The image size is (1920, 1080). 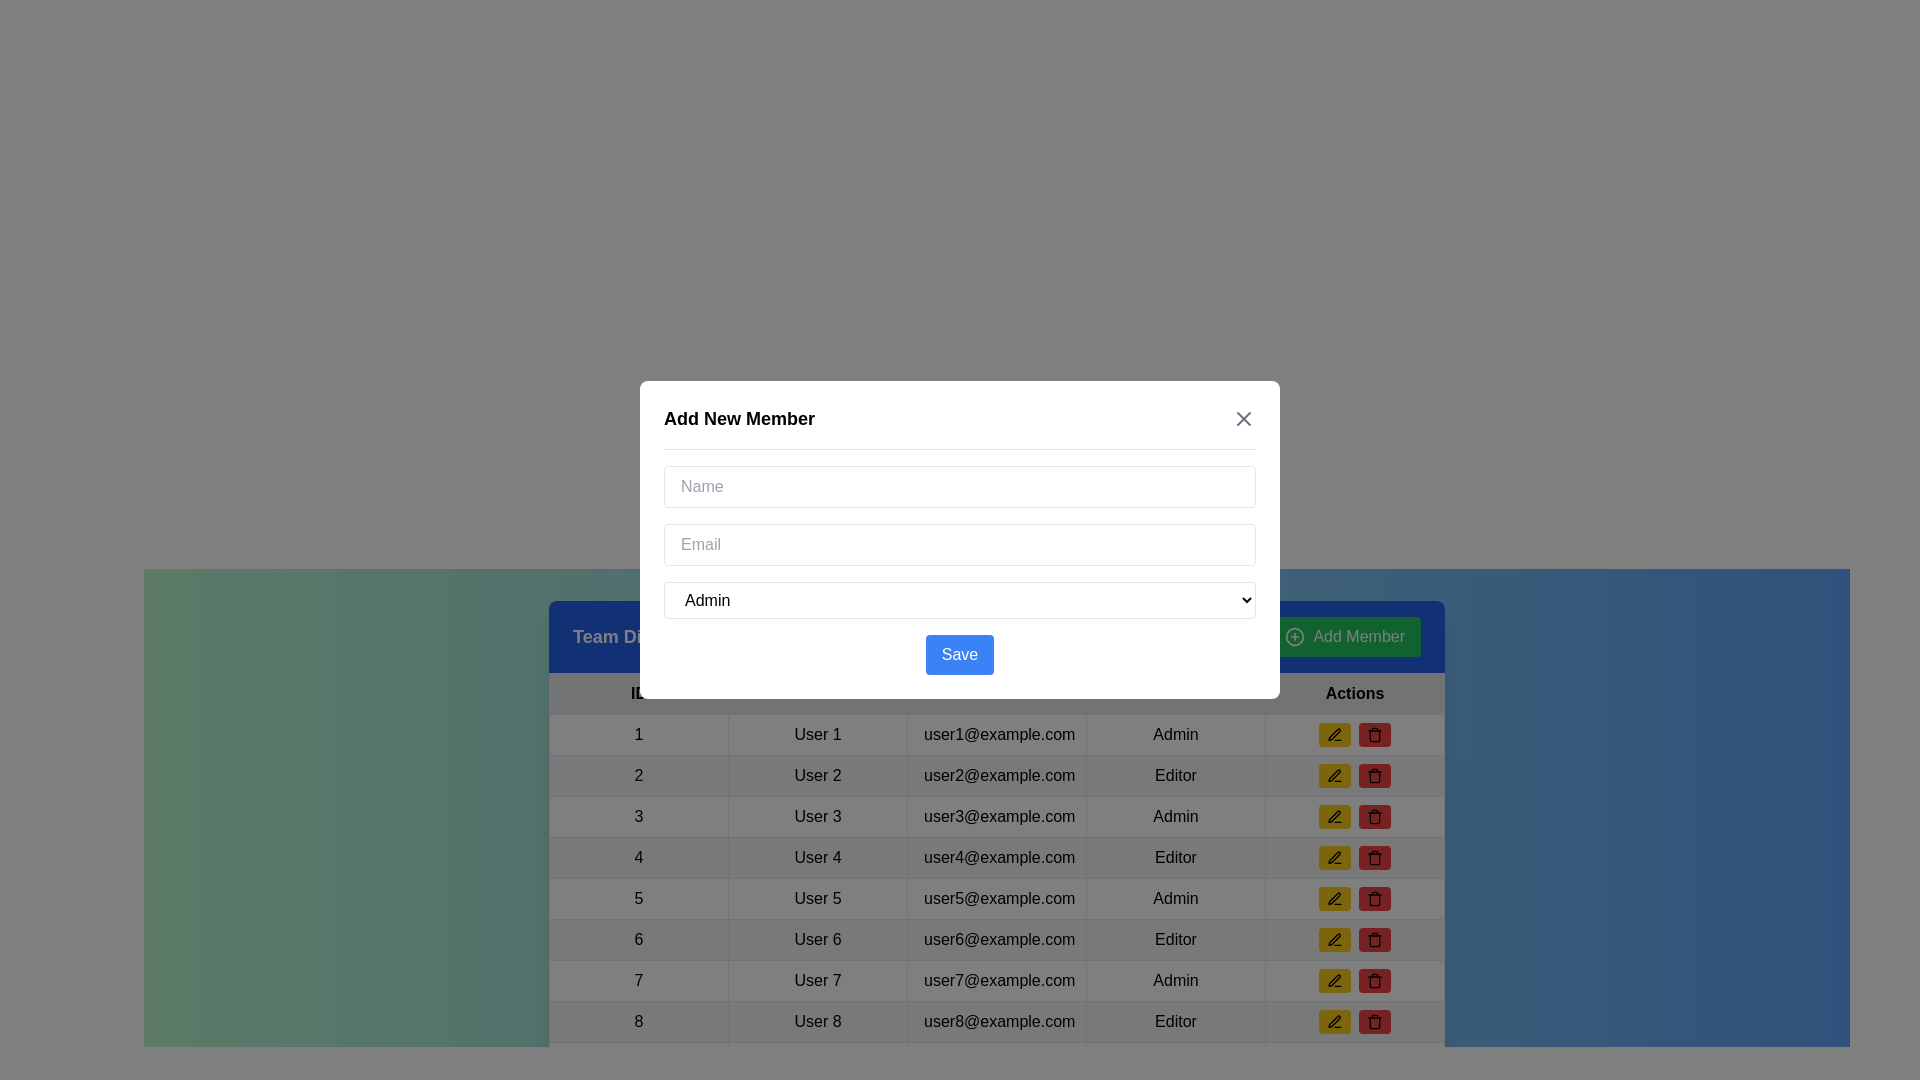 I want to click on the pen icon in the Actions column of the table for User 2, so click(x=1334, y=774).